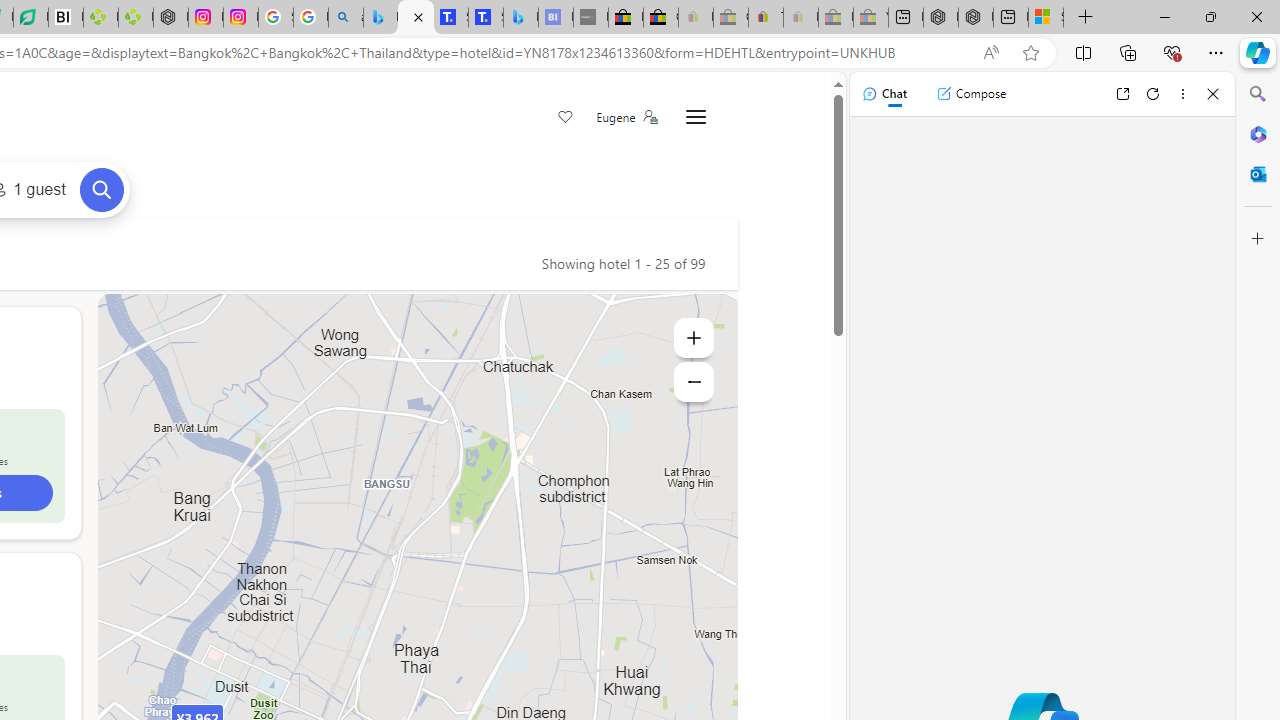  I want to click on 'Press Room - eBay Inc. - Sleeping', so click(835, 17).